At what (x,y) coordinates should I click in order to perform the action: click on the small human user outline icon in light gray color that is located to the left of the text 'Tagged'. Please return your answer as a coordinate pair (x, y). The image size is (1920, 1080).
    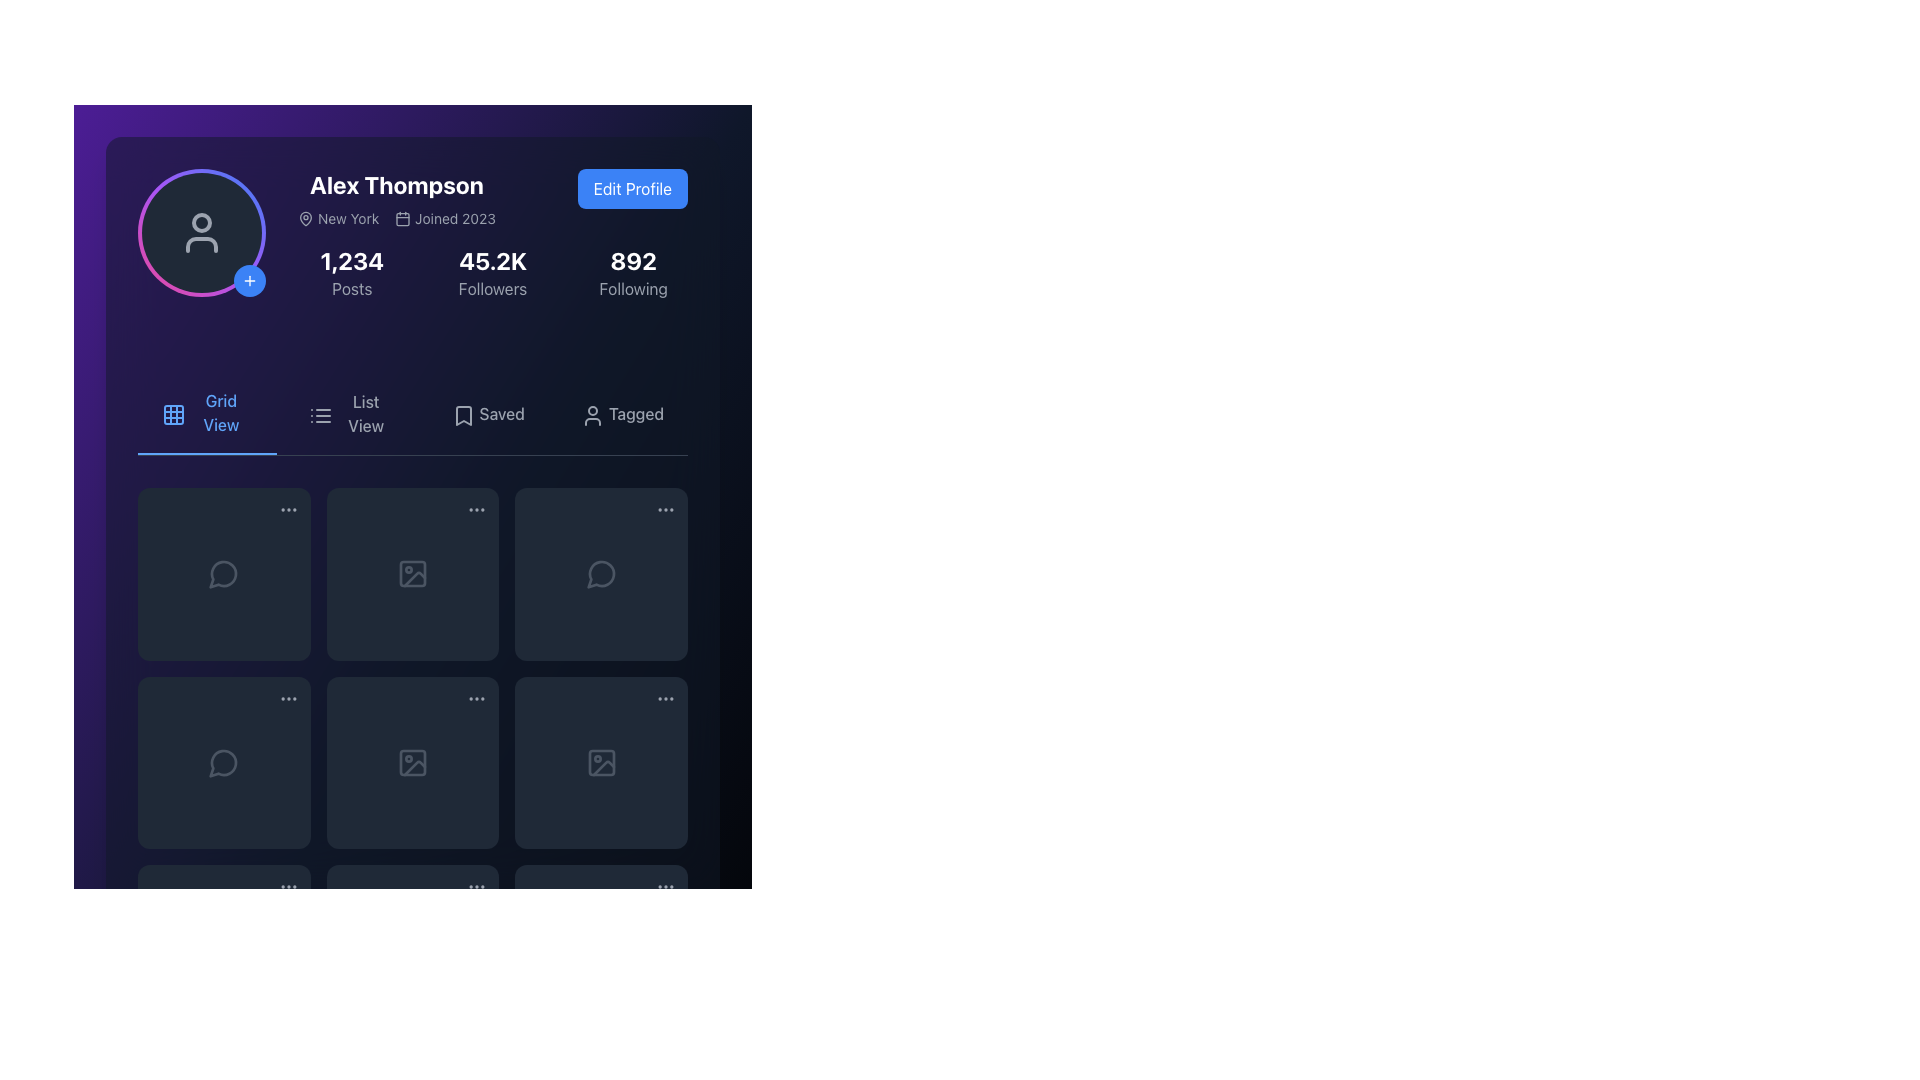
    Looking at the image, I should click on (589, 412).